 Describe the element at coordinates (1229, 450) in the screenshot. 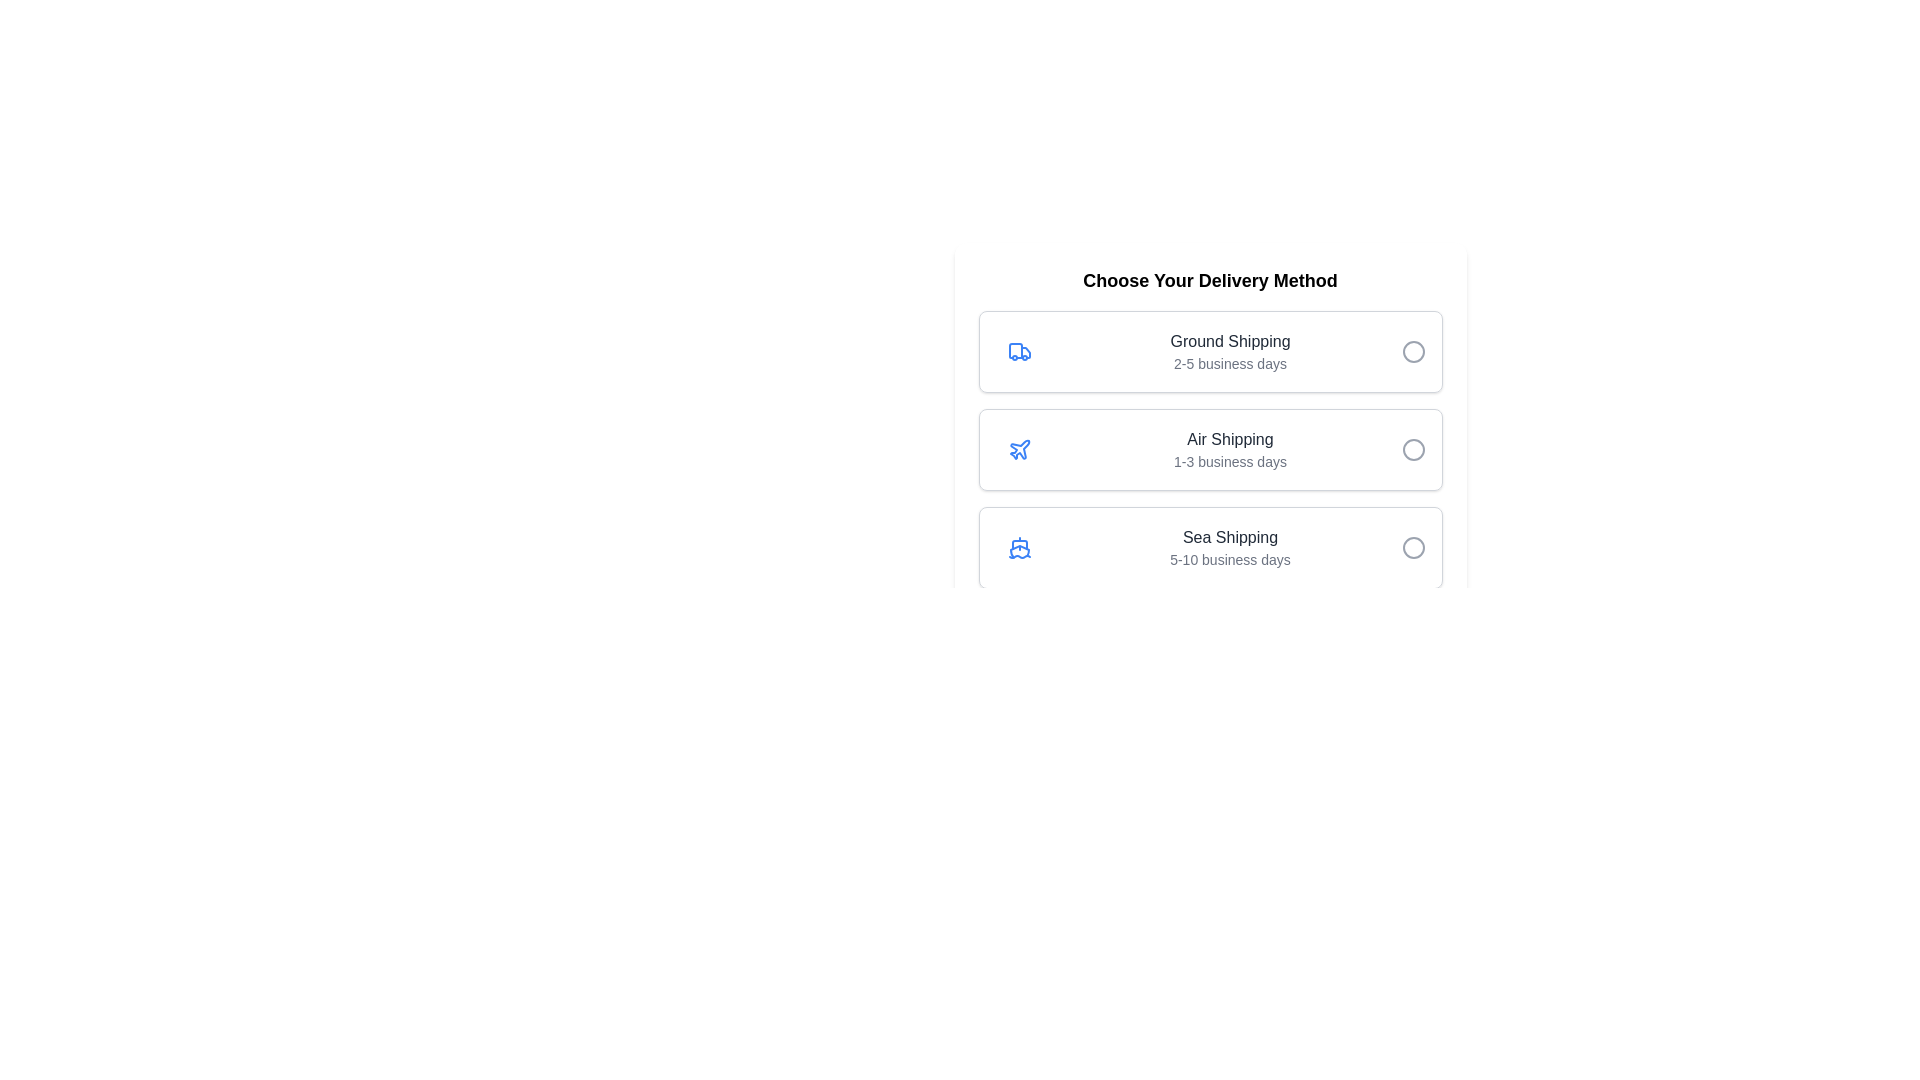

I see `the 'Air Shipping' text label within the second selectable card in the delivery options list` at that location.